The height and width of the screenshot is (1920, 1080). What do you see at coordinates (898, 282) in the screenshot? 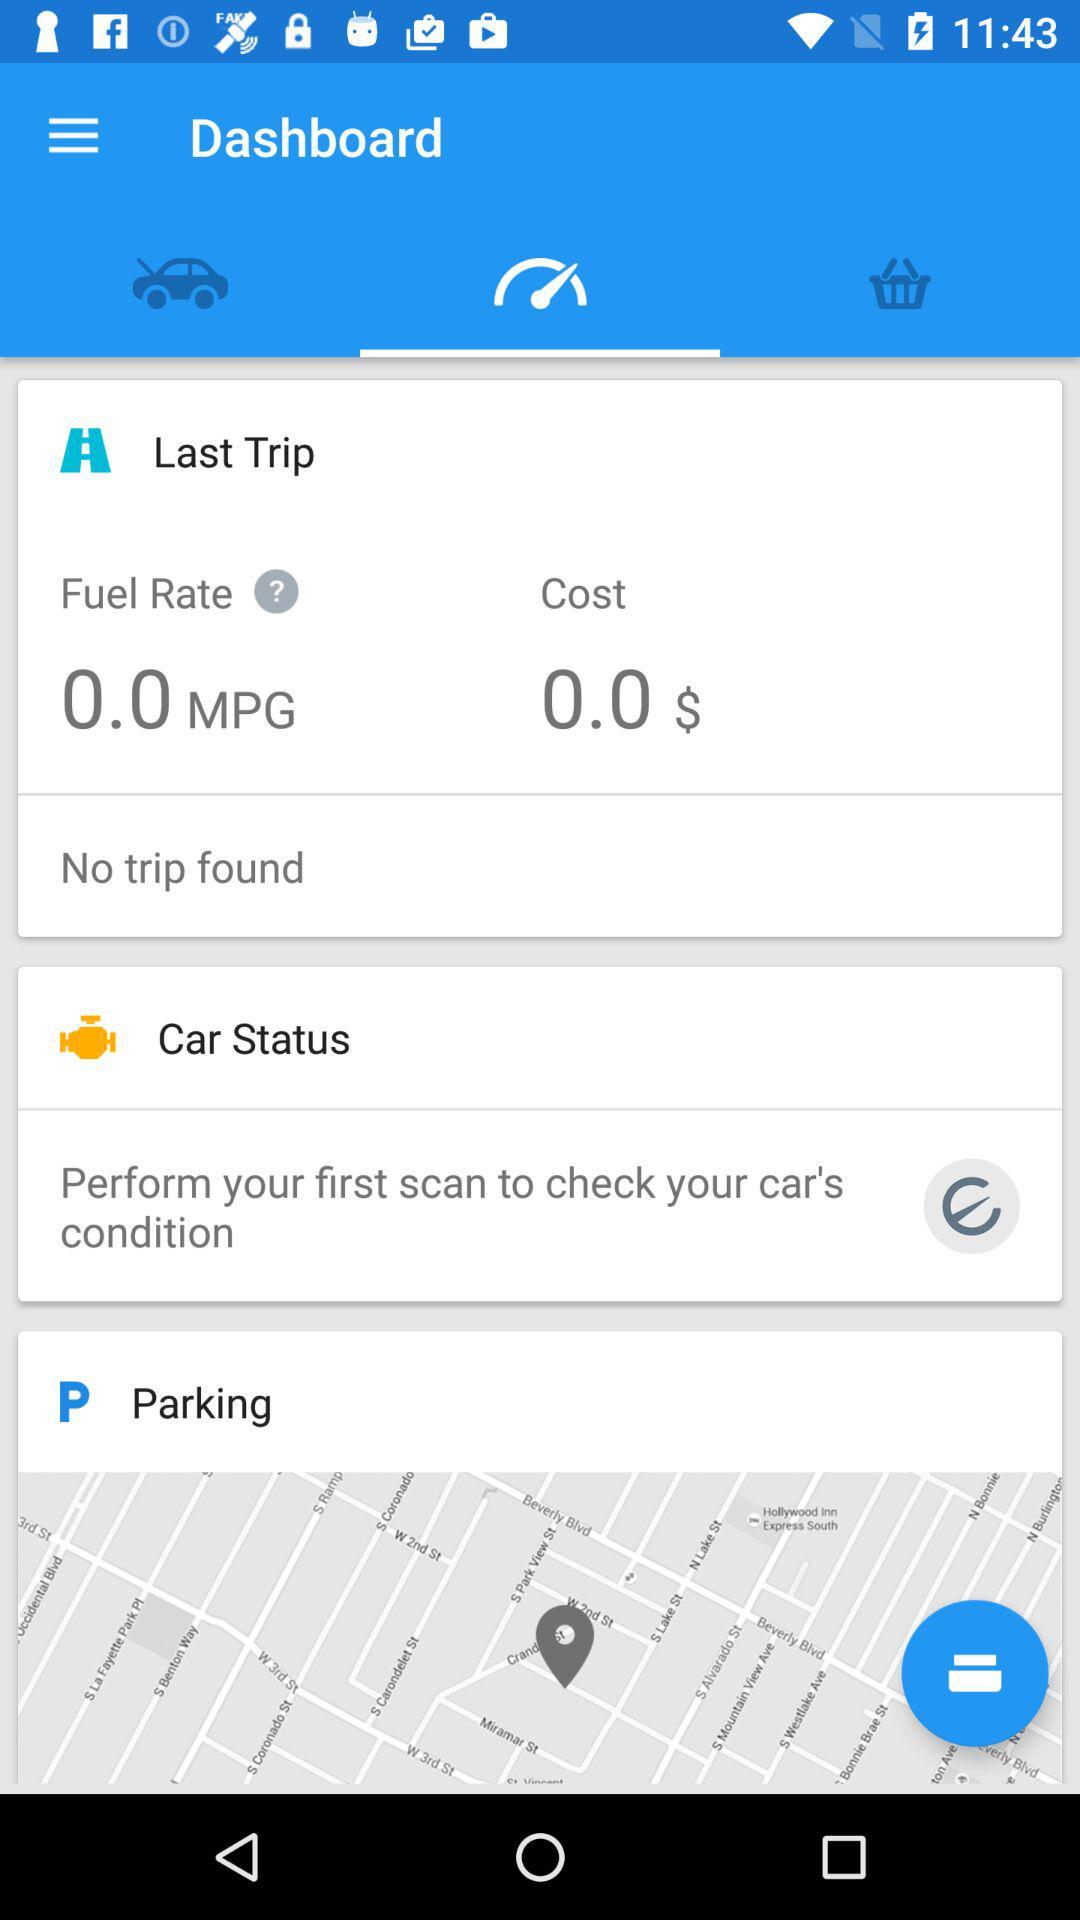
I see `the item above the last trip` at bounding box center [898, 282].